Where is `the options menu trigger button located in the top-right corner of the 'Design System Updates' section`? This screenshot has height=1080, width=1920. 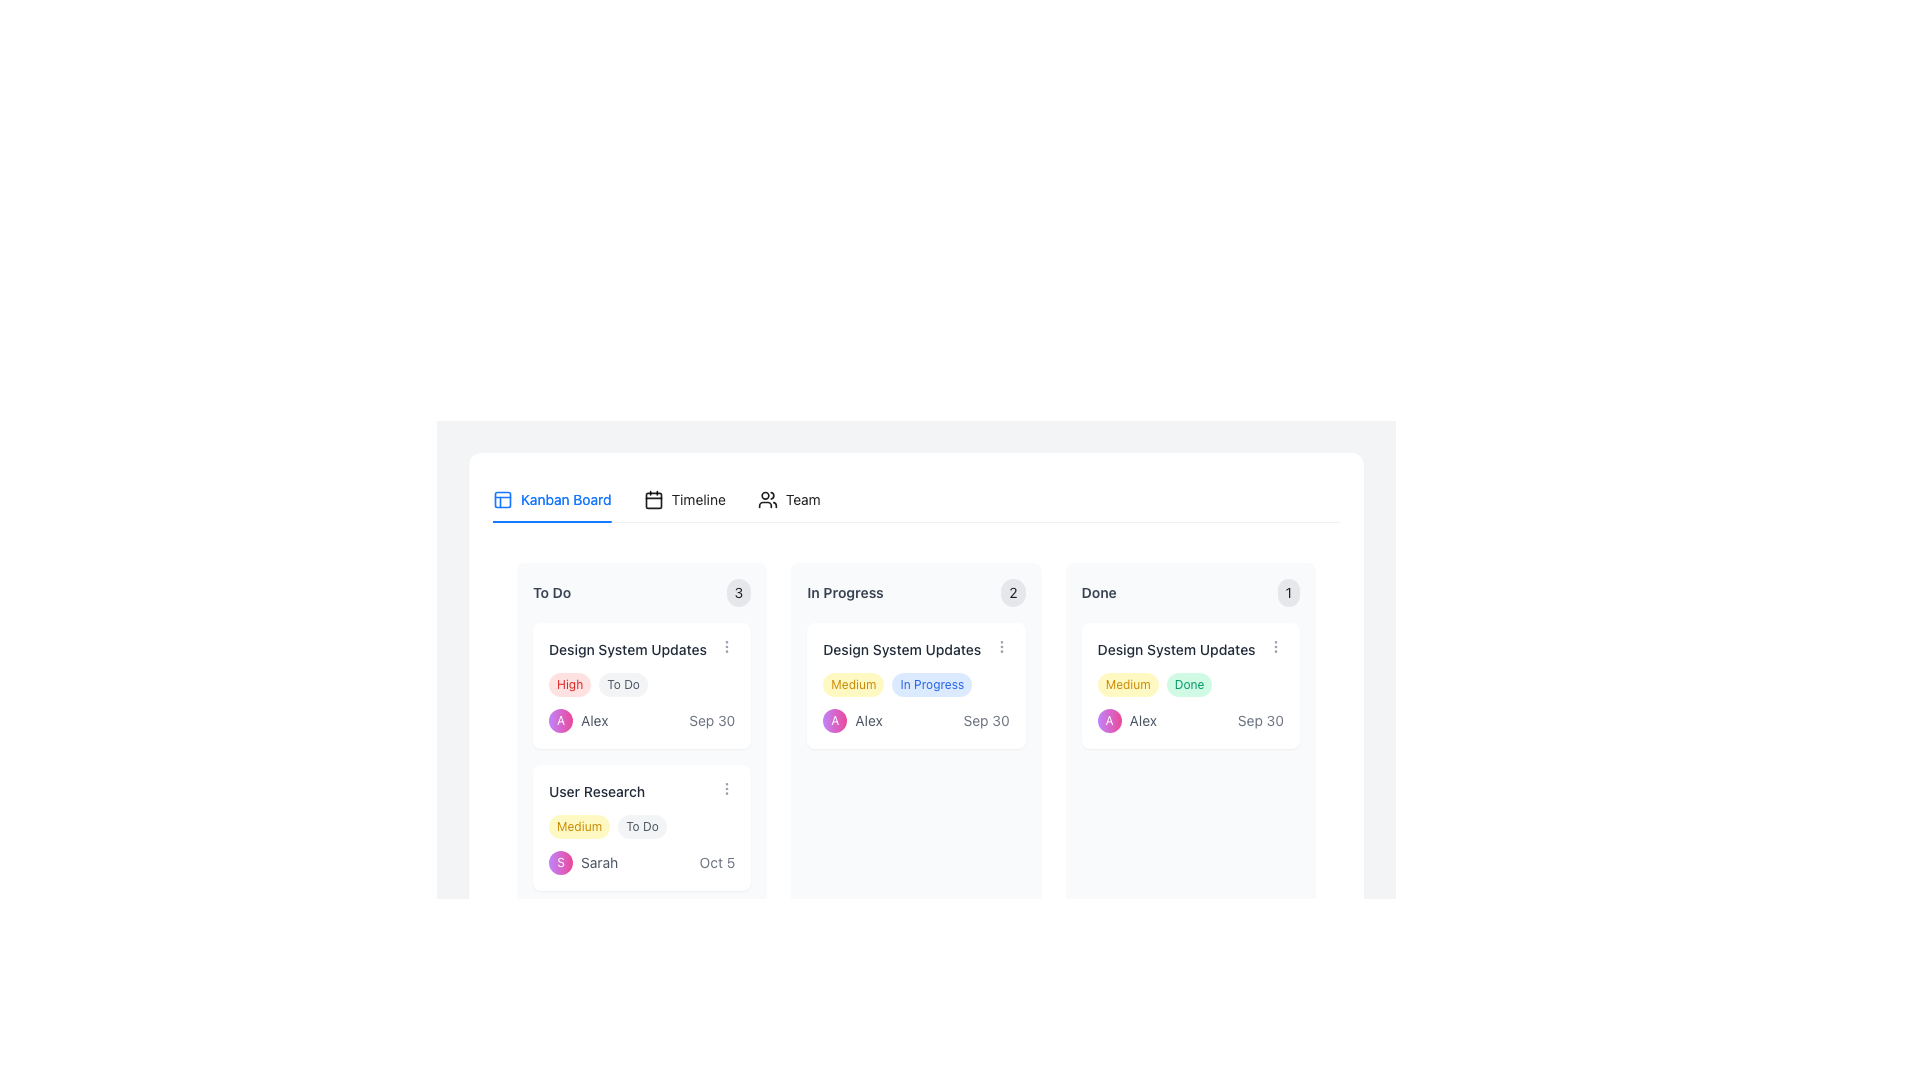
the options menu trigger button located in the top-right corner of the 'Design System Updates' section is located at coordinates (1275, 647).